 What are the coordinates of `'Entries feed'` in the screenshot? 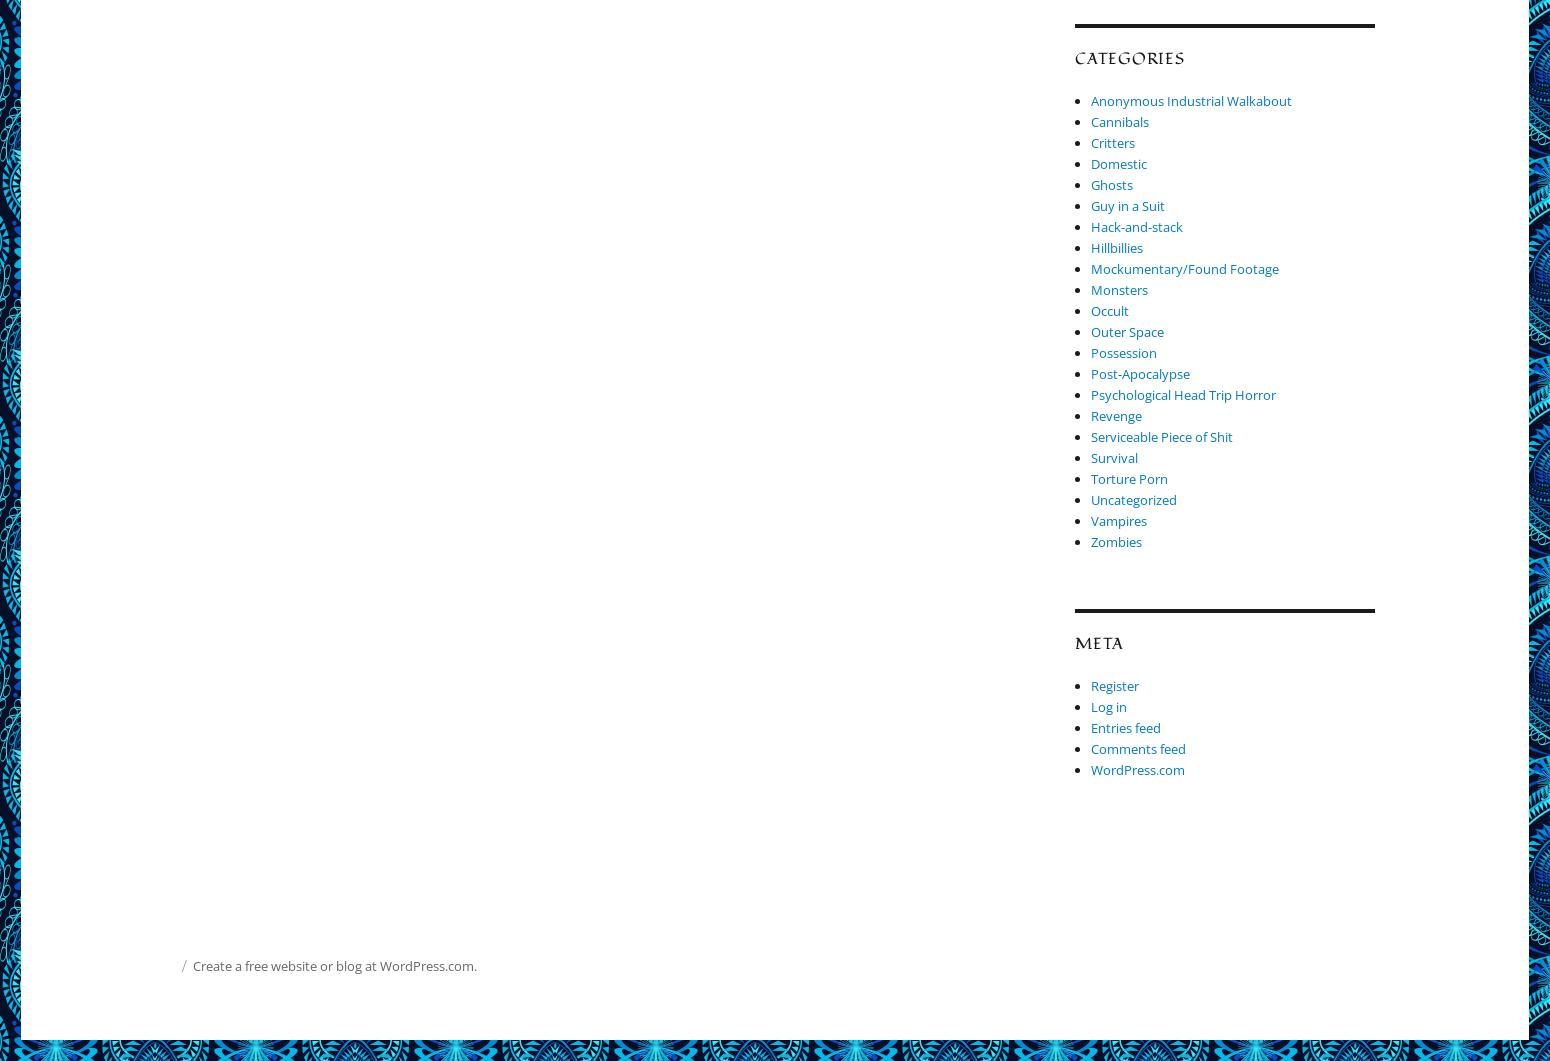 It's located at (1125, 727).